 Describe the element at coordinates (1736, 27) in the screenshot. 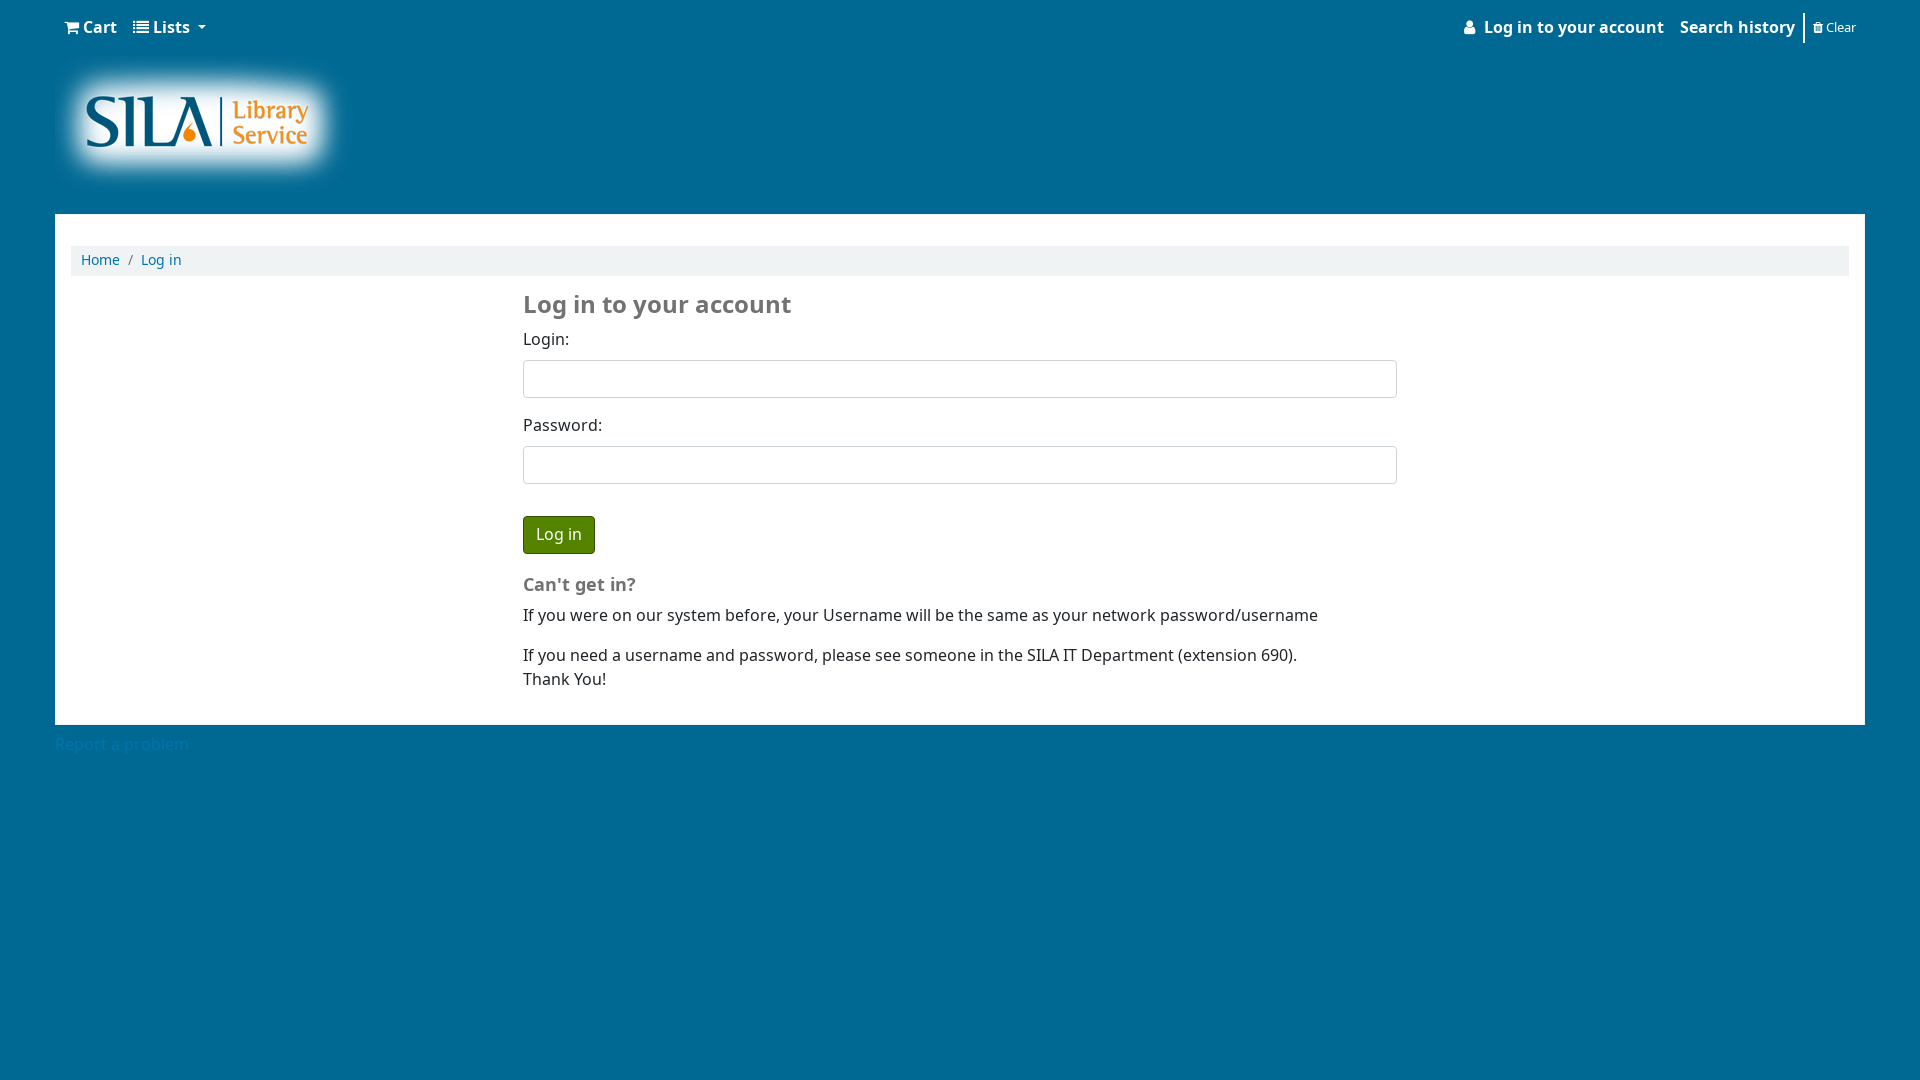

I see `'Search history'` at that location.